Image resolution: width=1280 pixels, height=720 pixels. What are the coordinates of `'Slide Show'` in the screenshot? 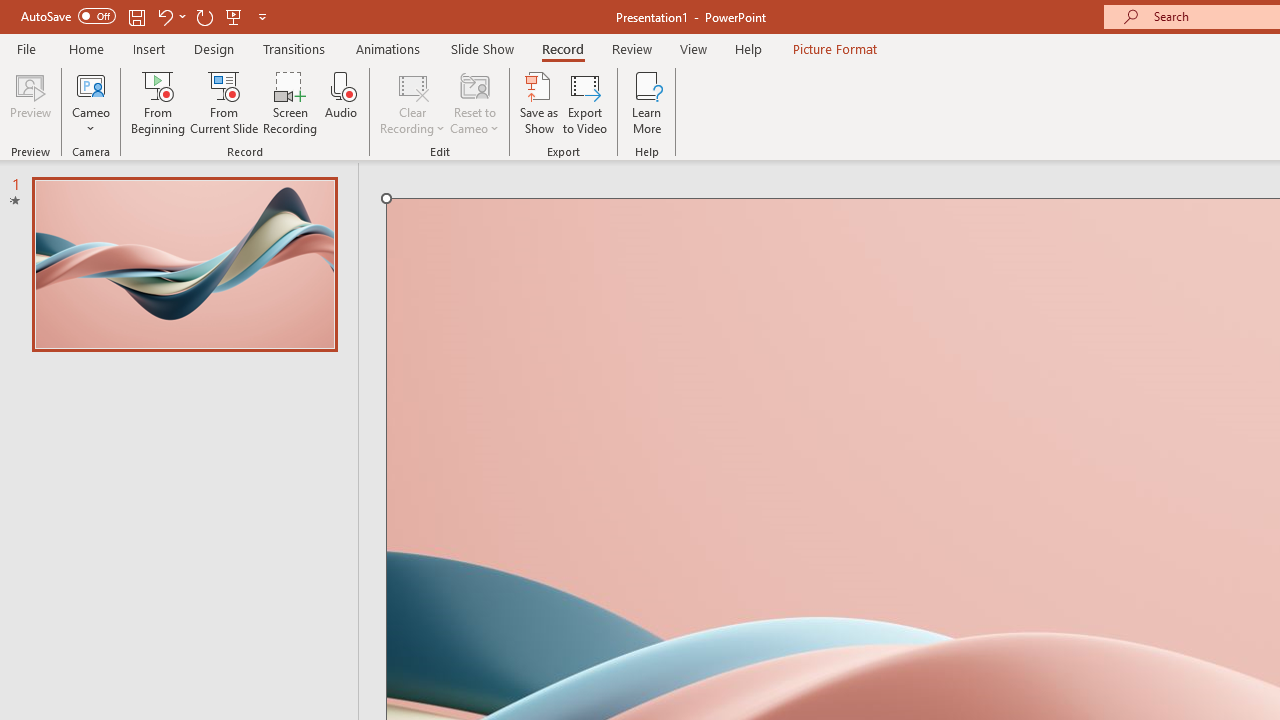 It's located at (481, 48).